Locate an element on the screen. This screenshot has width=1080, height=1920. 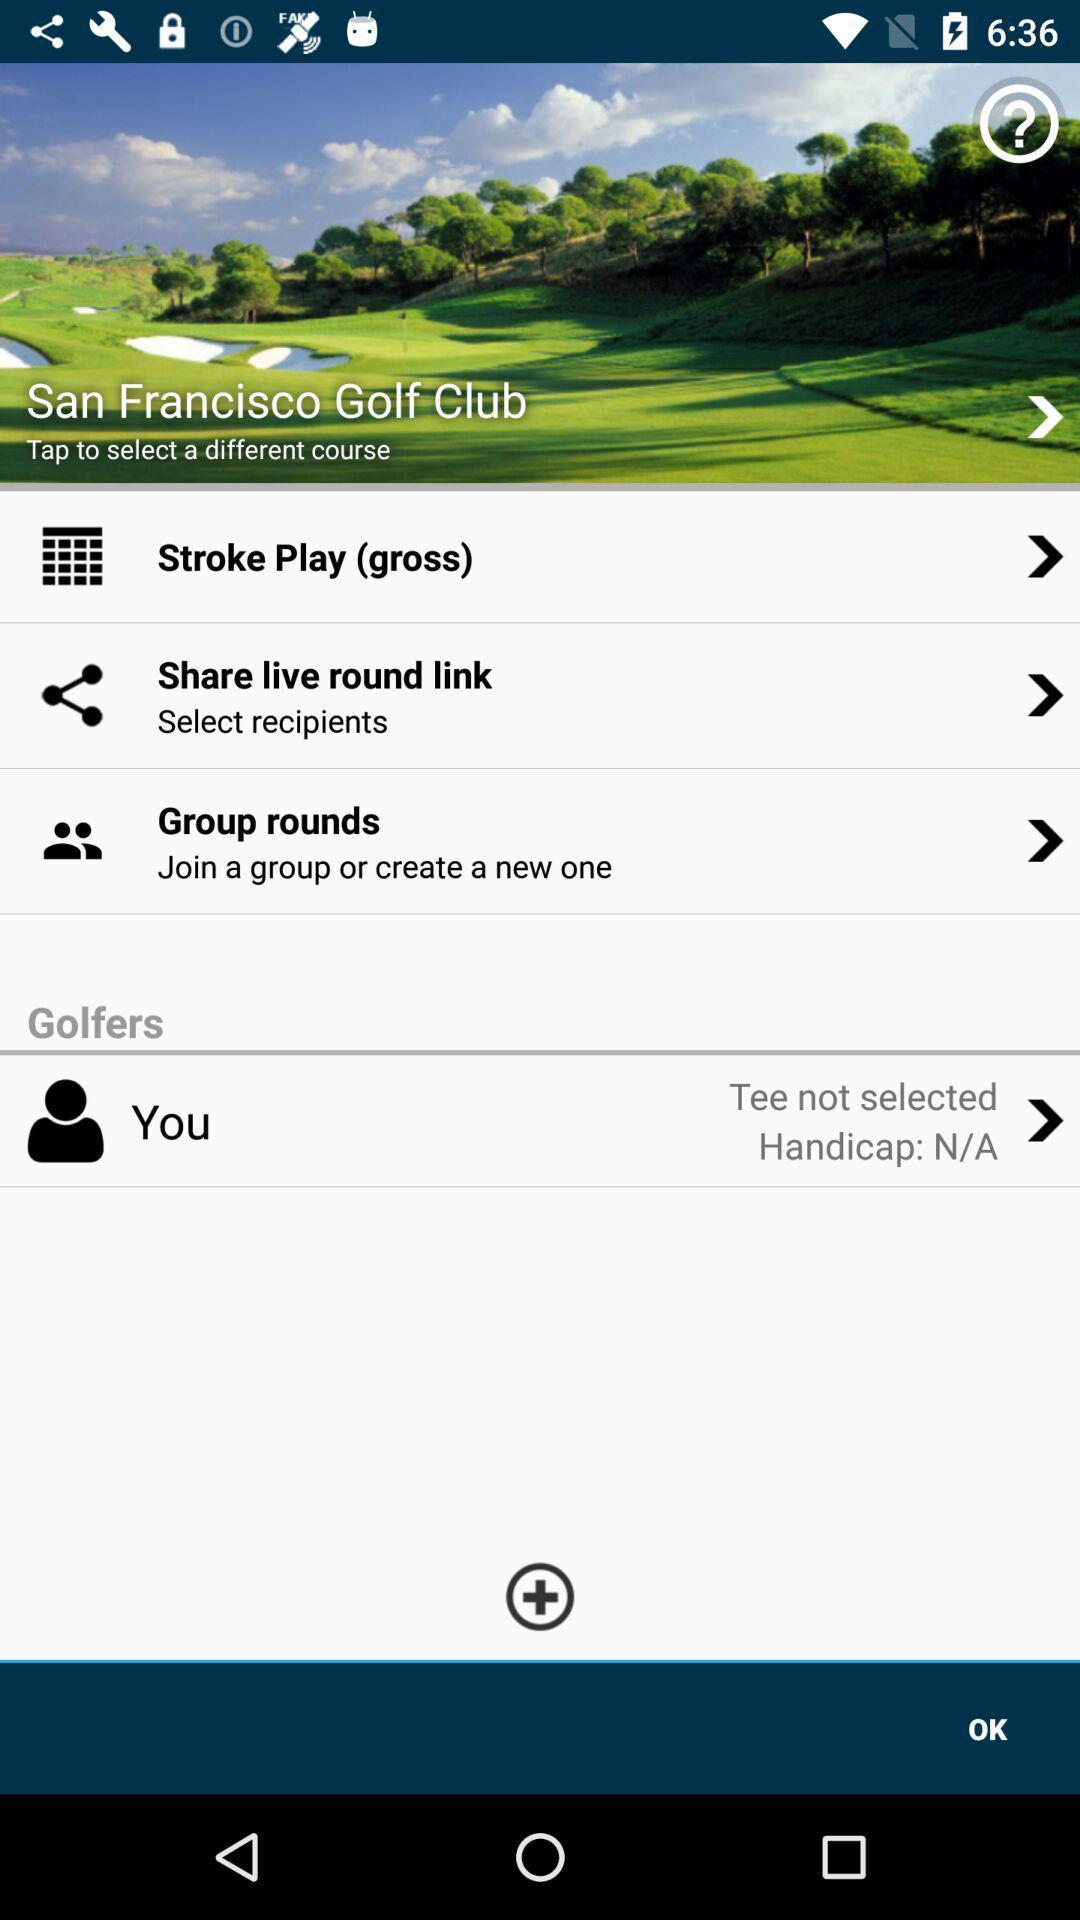
the icon at the bottom right corner is located at coordinates (987, 1727).